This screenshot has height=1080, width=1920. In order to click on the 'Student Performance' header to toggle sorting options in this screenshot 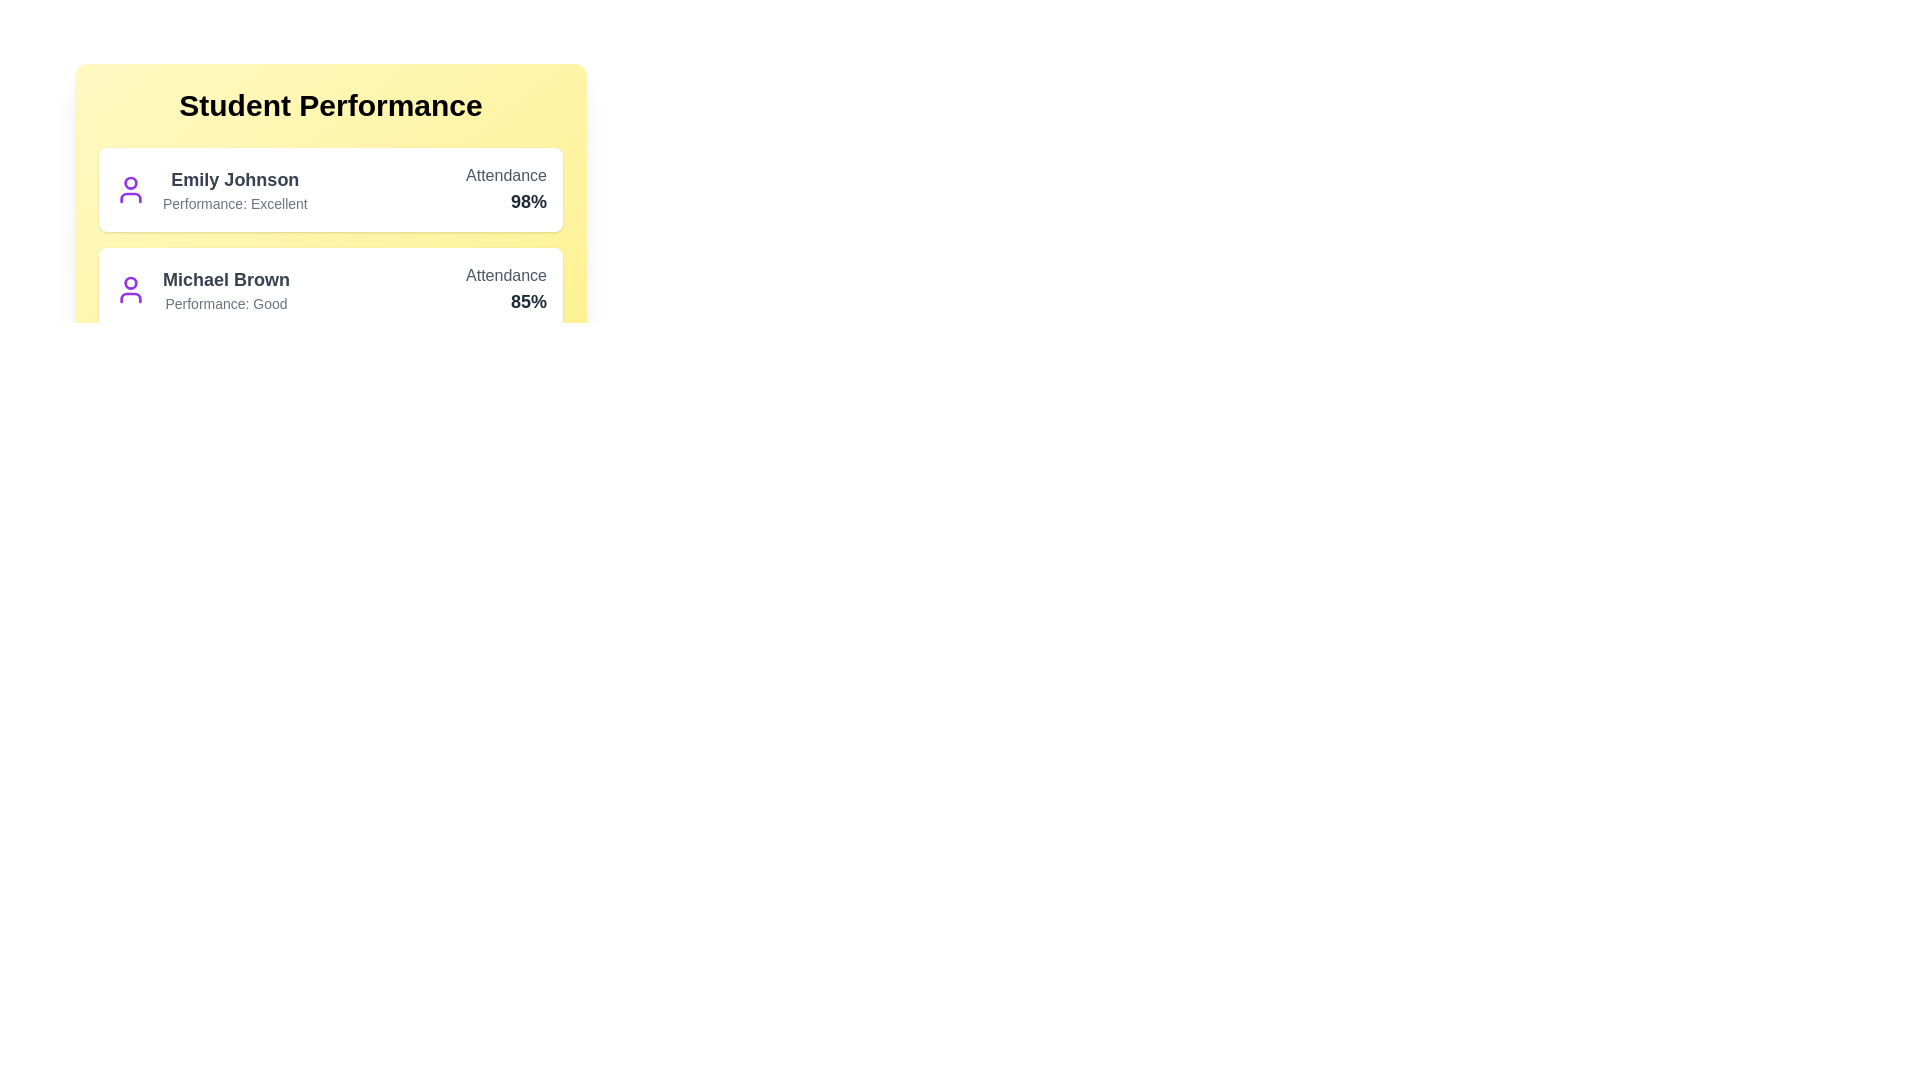, I will do `click(331, 105)`.